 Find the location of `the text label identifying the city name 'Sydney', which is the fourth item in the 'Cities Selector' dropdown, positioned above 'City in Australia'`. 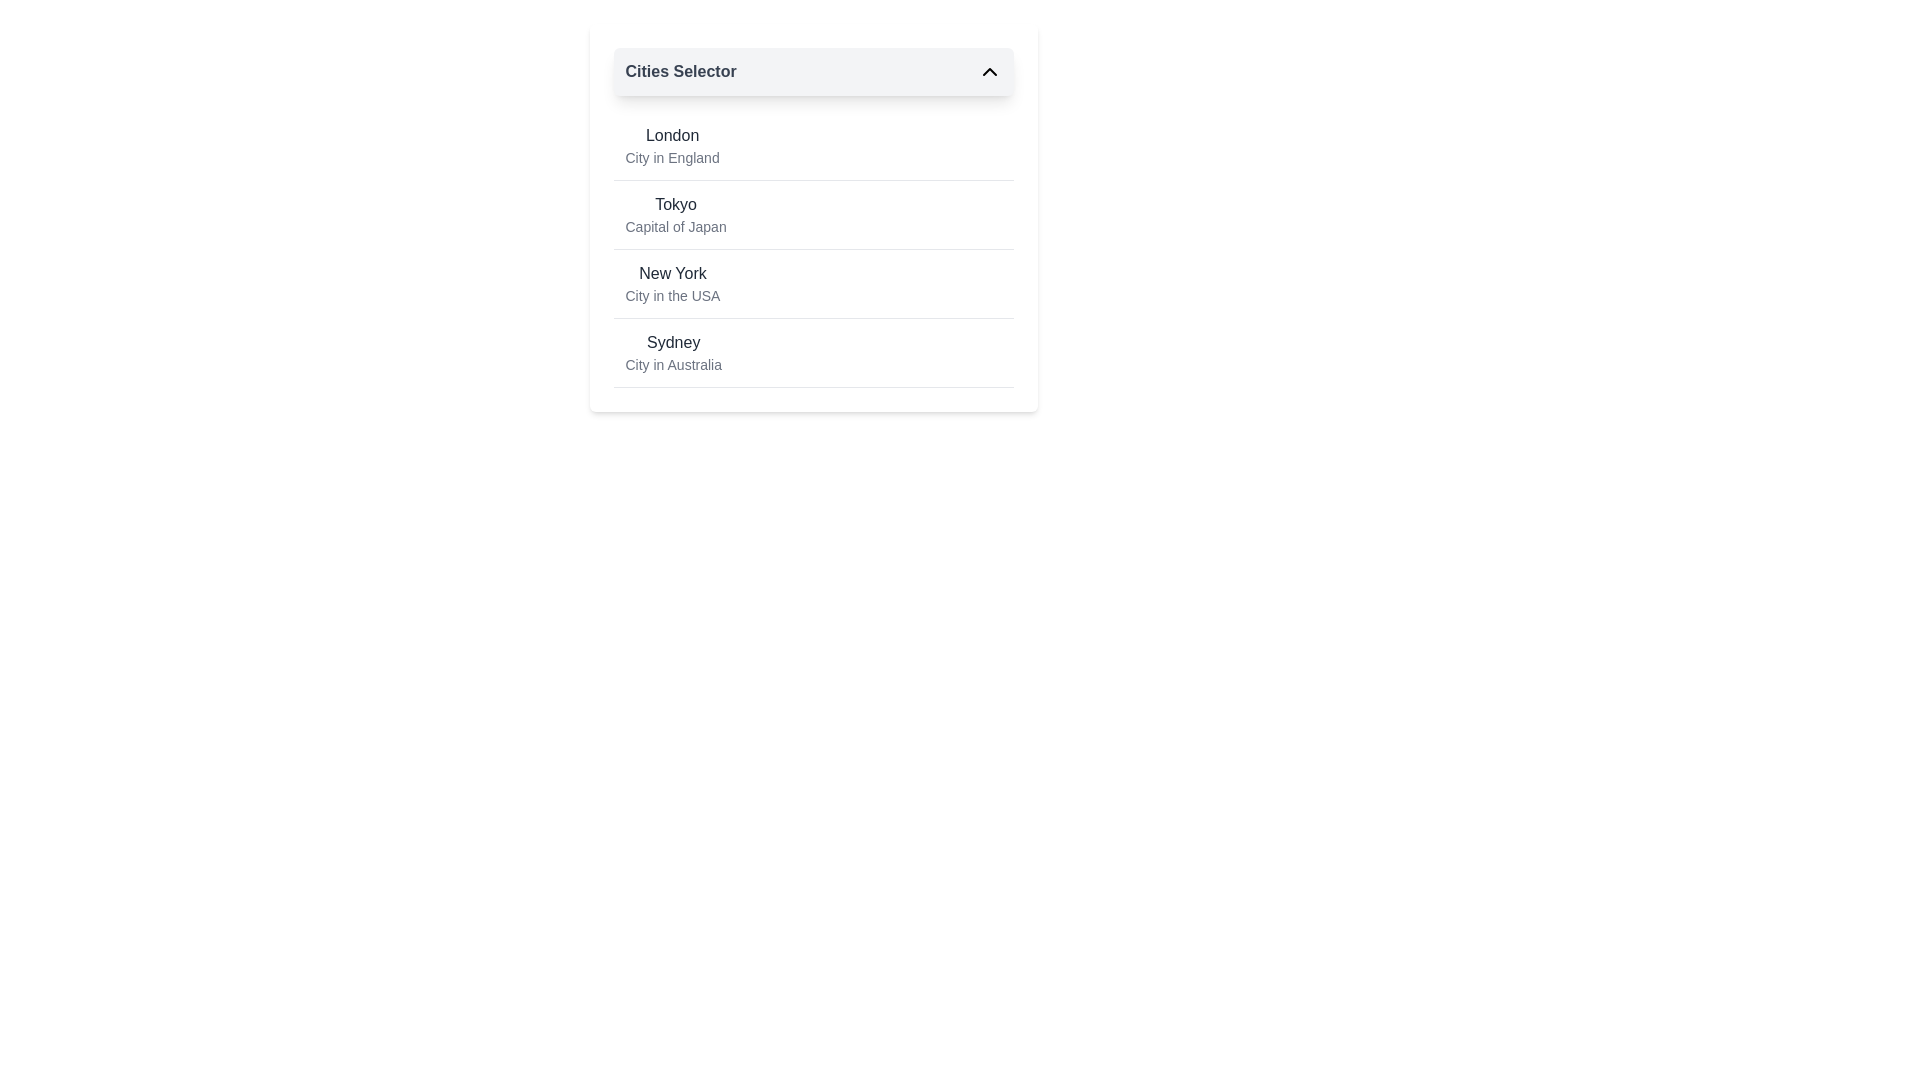

the text label identifying the city name 'Sydney', which is the fourth item in the 'Cities Selector' dropdown, positioned above 'City in Australia' is located at coordinates (673, 342).